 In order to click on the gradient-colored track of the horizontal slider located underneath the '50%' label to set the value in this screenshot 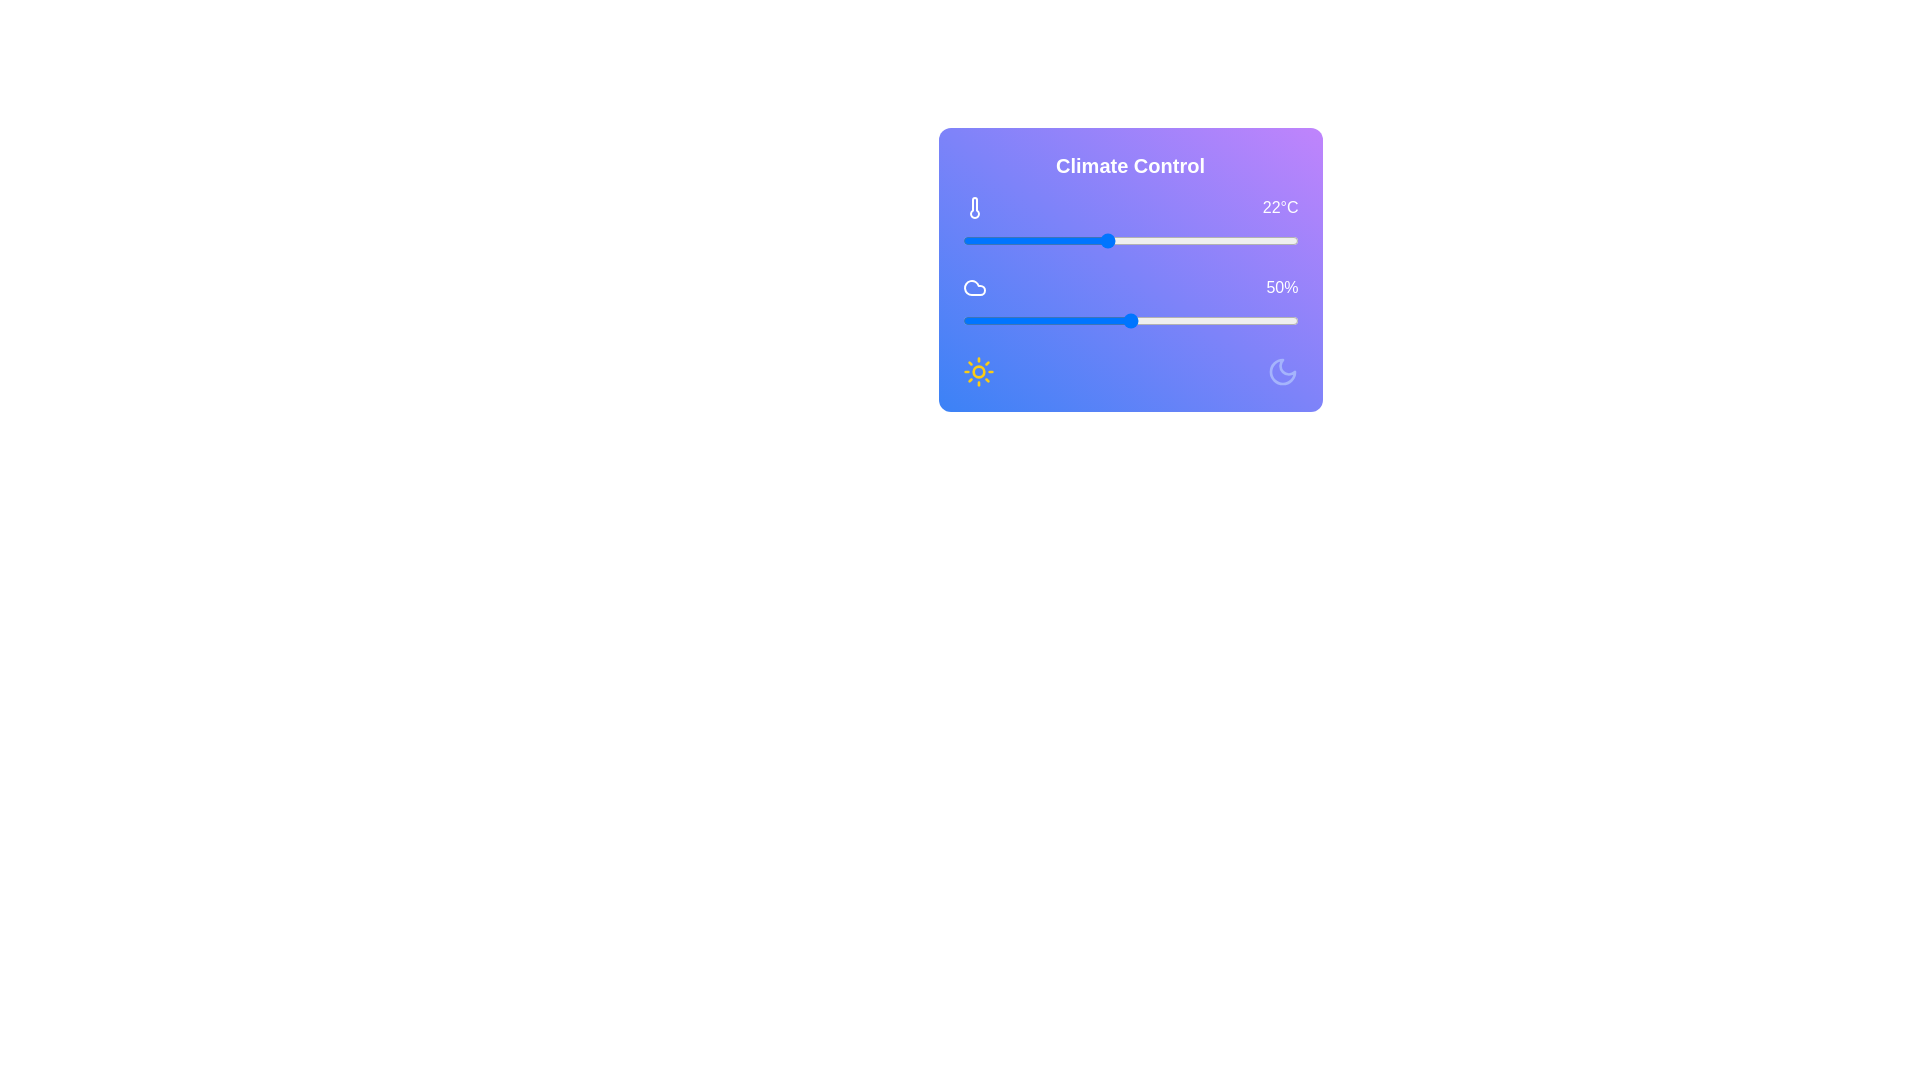, I will do `click(1130, 319)`.